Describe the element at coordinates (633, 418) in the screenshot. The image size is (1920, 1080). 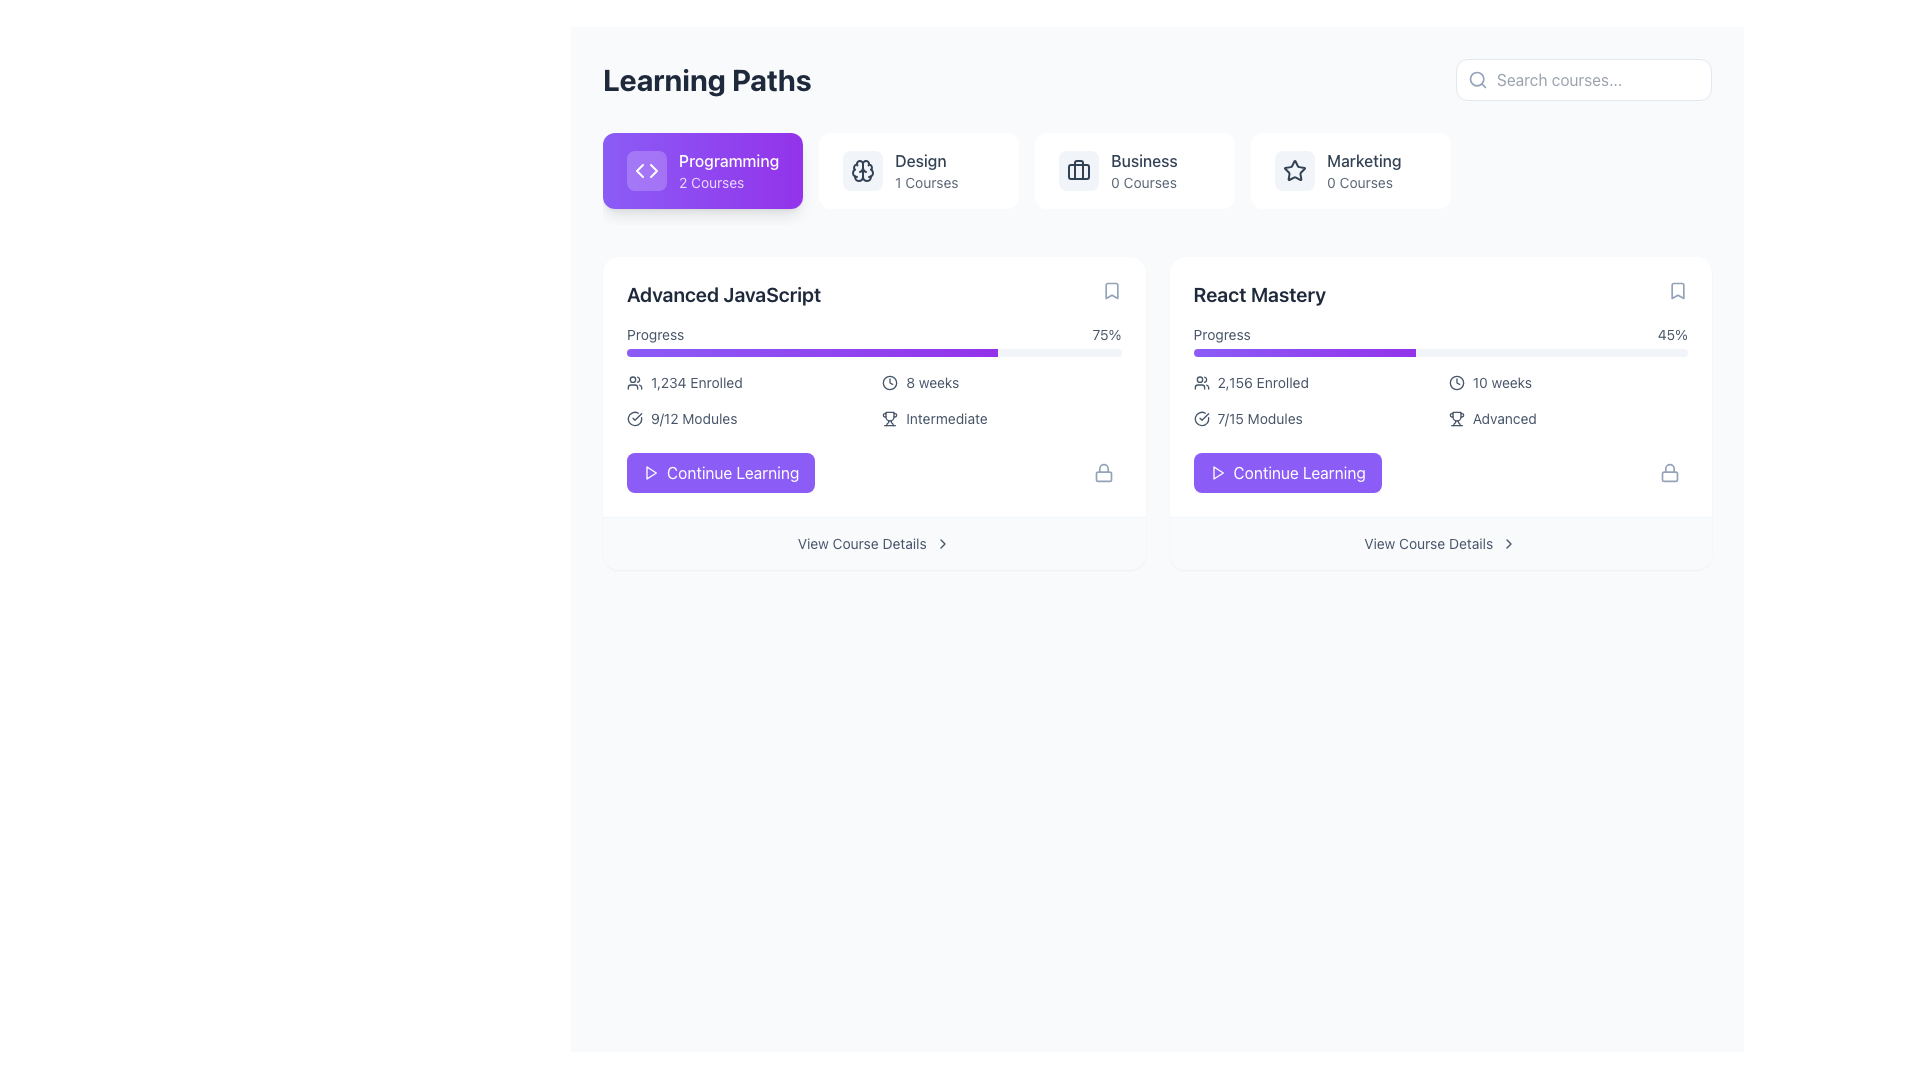
I see `the progress icon indicating completion of modules, located to the left of the text '9/12 Modules' in the Learning Paths interface for the course 'Advanced JavaScript'` at that location.